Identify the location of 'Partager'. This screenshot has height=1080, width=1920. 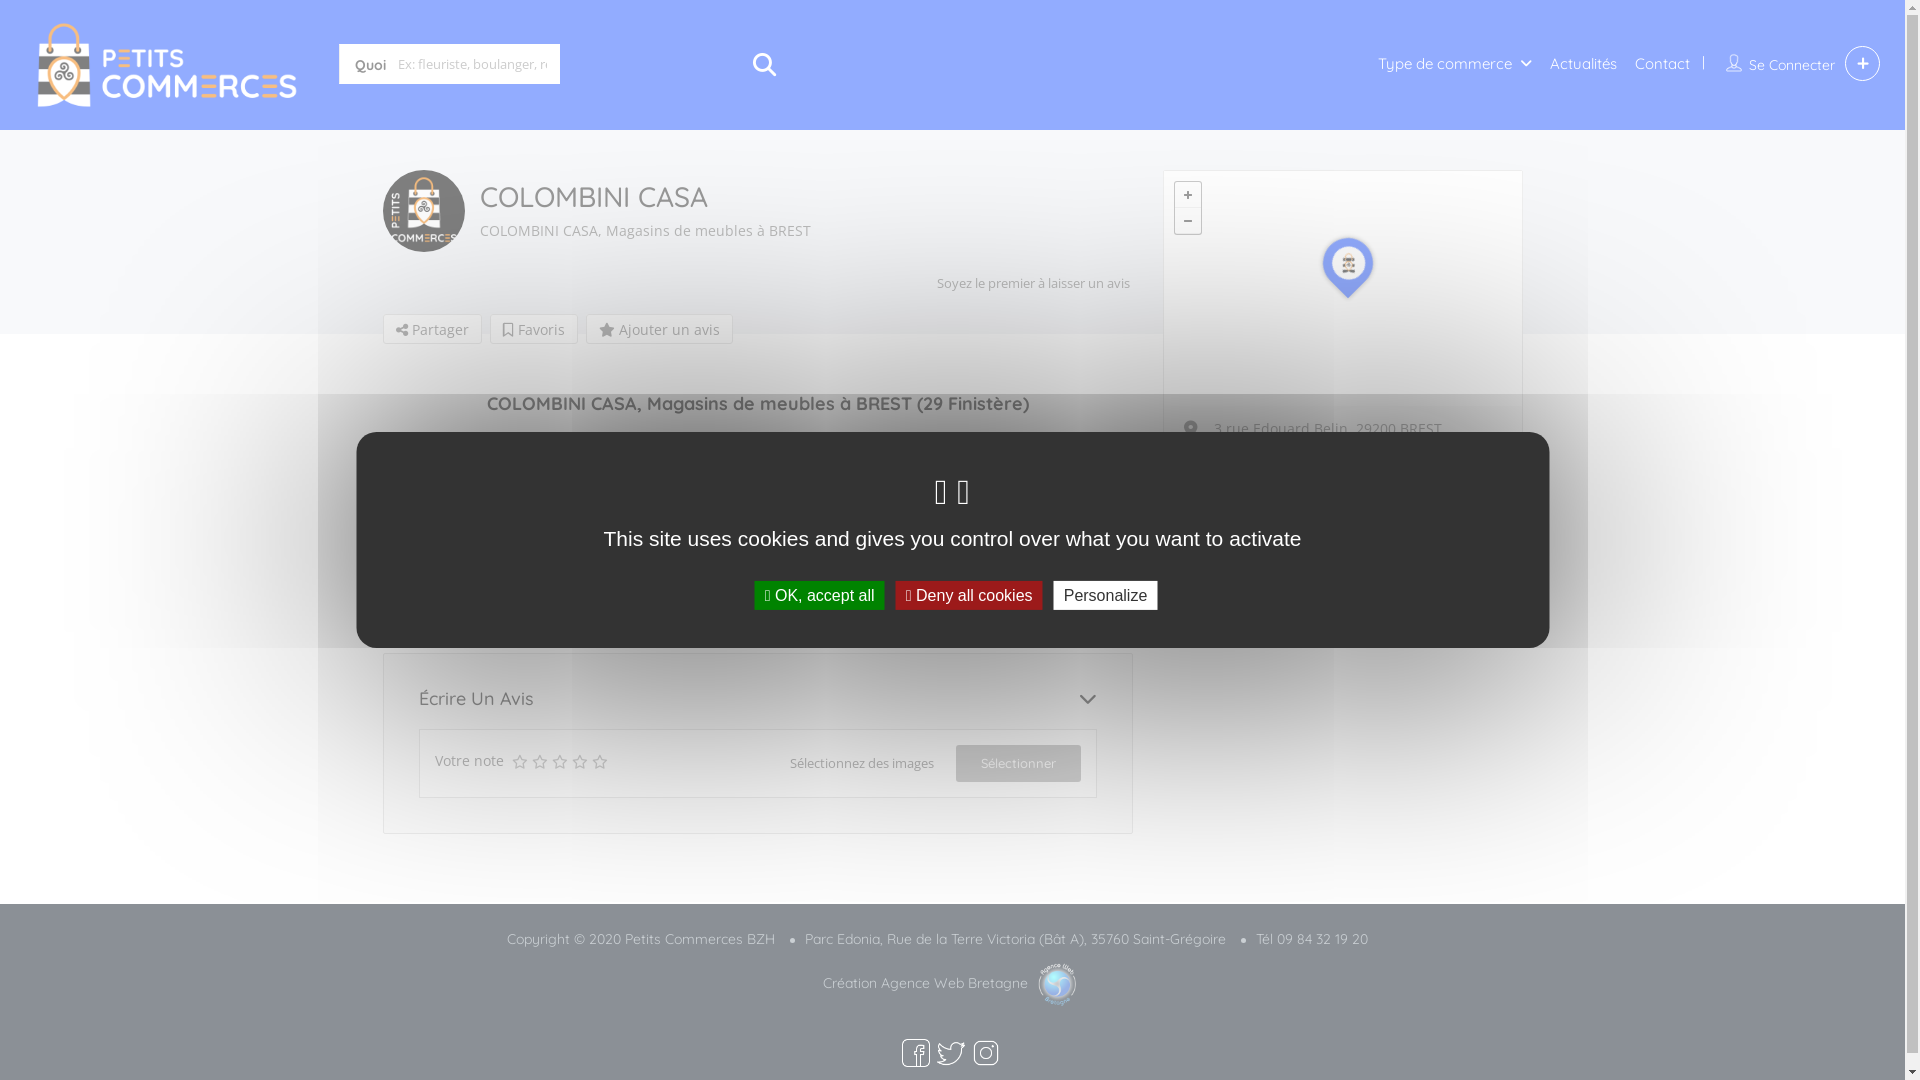
(430, 327).